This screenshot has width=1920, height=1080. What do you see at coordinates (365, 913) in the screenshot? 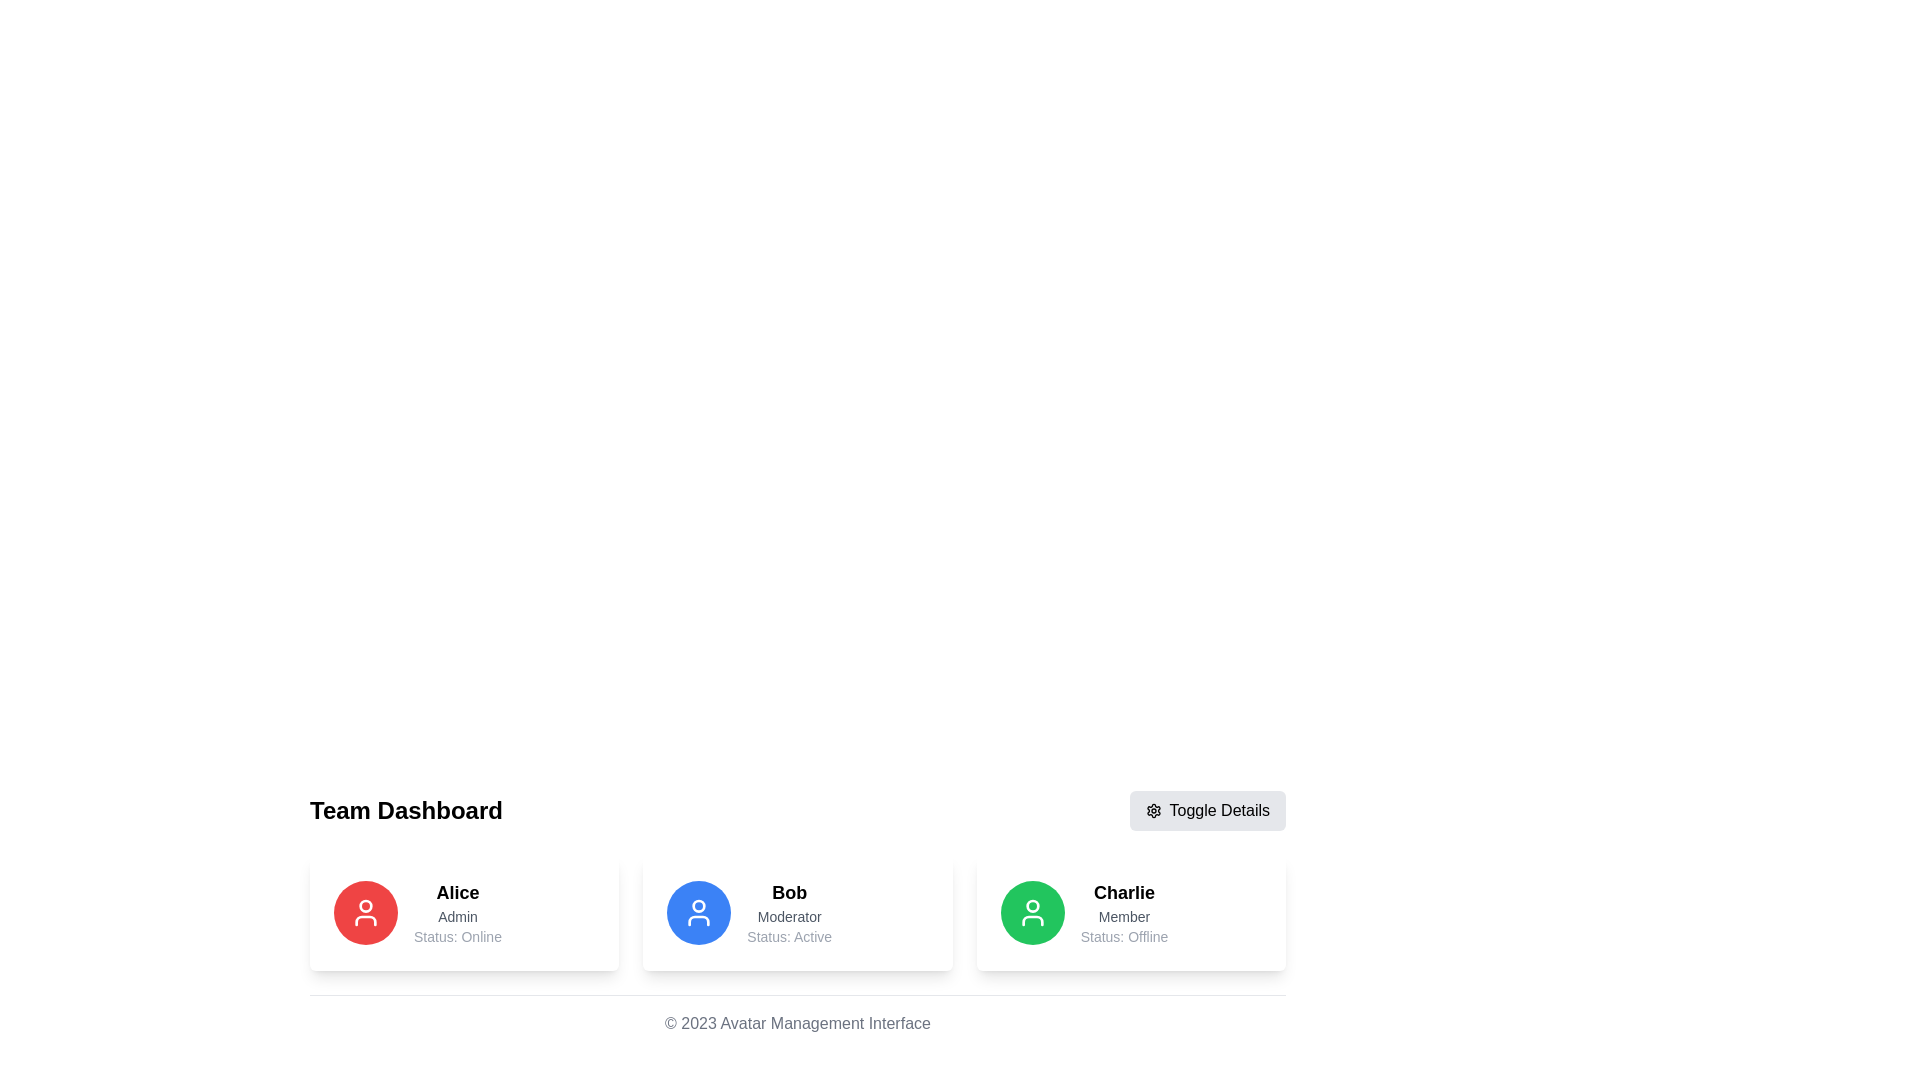
I see `the user silhouette icon in the card labeled 'Alice' under the 'Team Dashboard' heading` at bounding box center [365, 913].